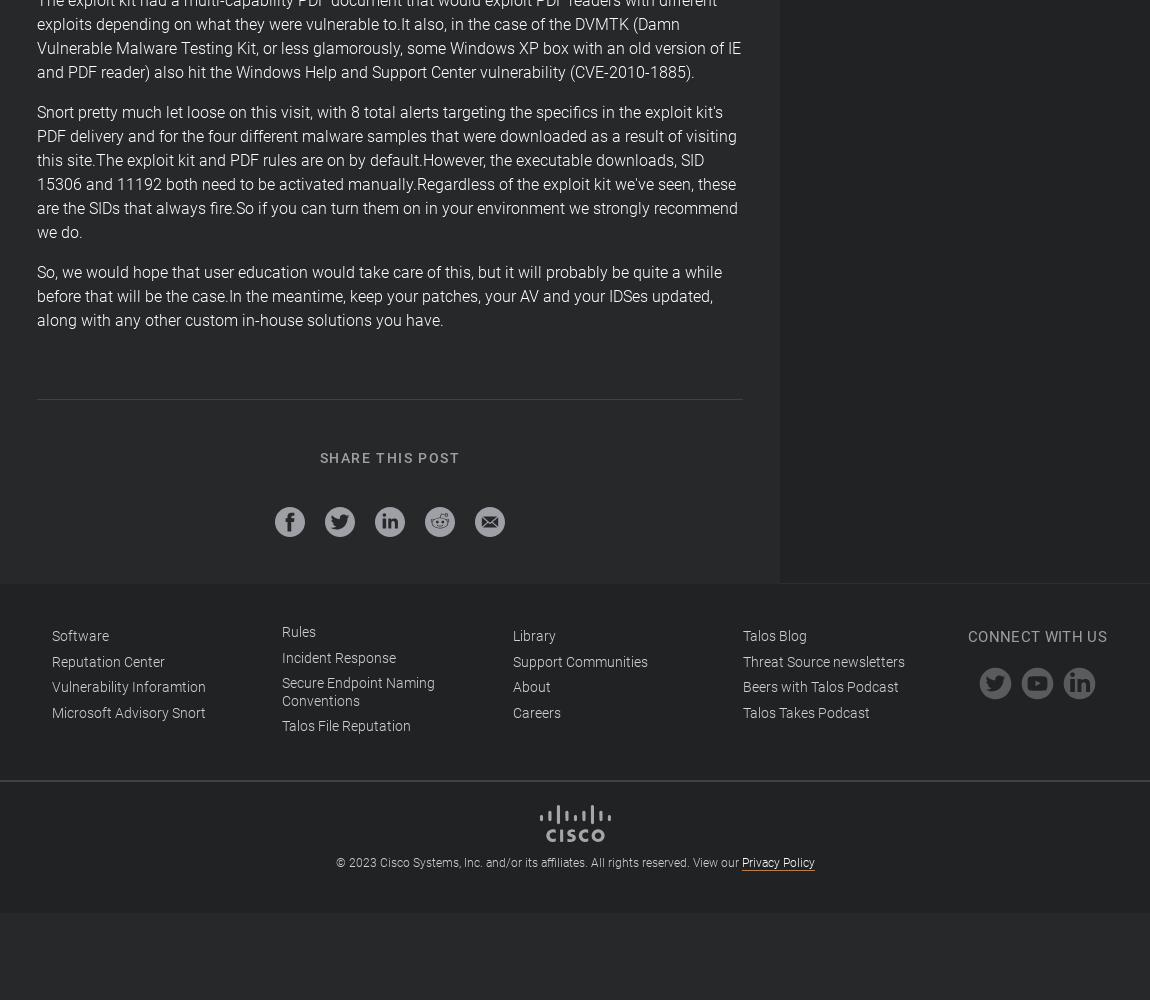 This screenshot has width=1150, height=1000. I want to click on 'Microsoft Advisory Snort Rules', so click(183, 672).